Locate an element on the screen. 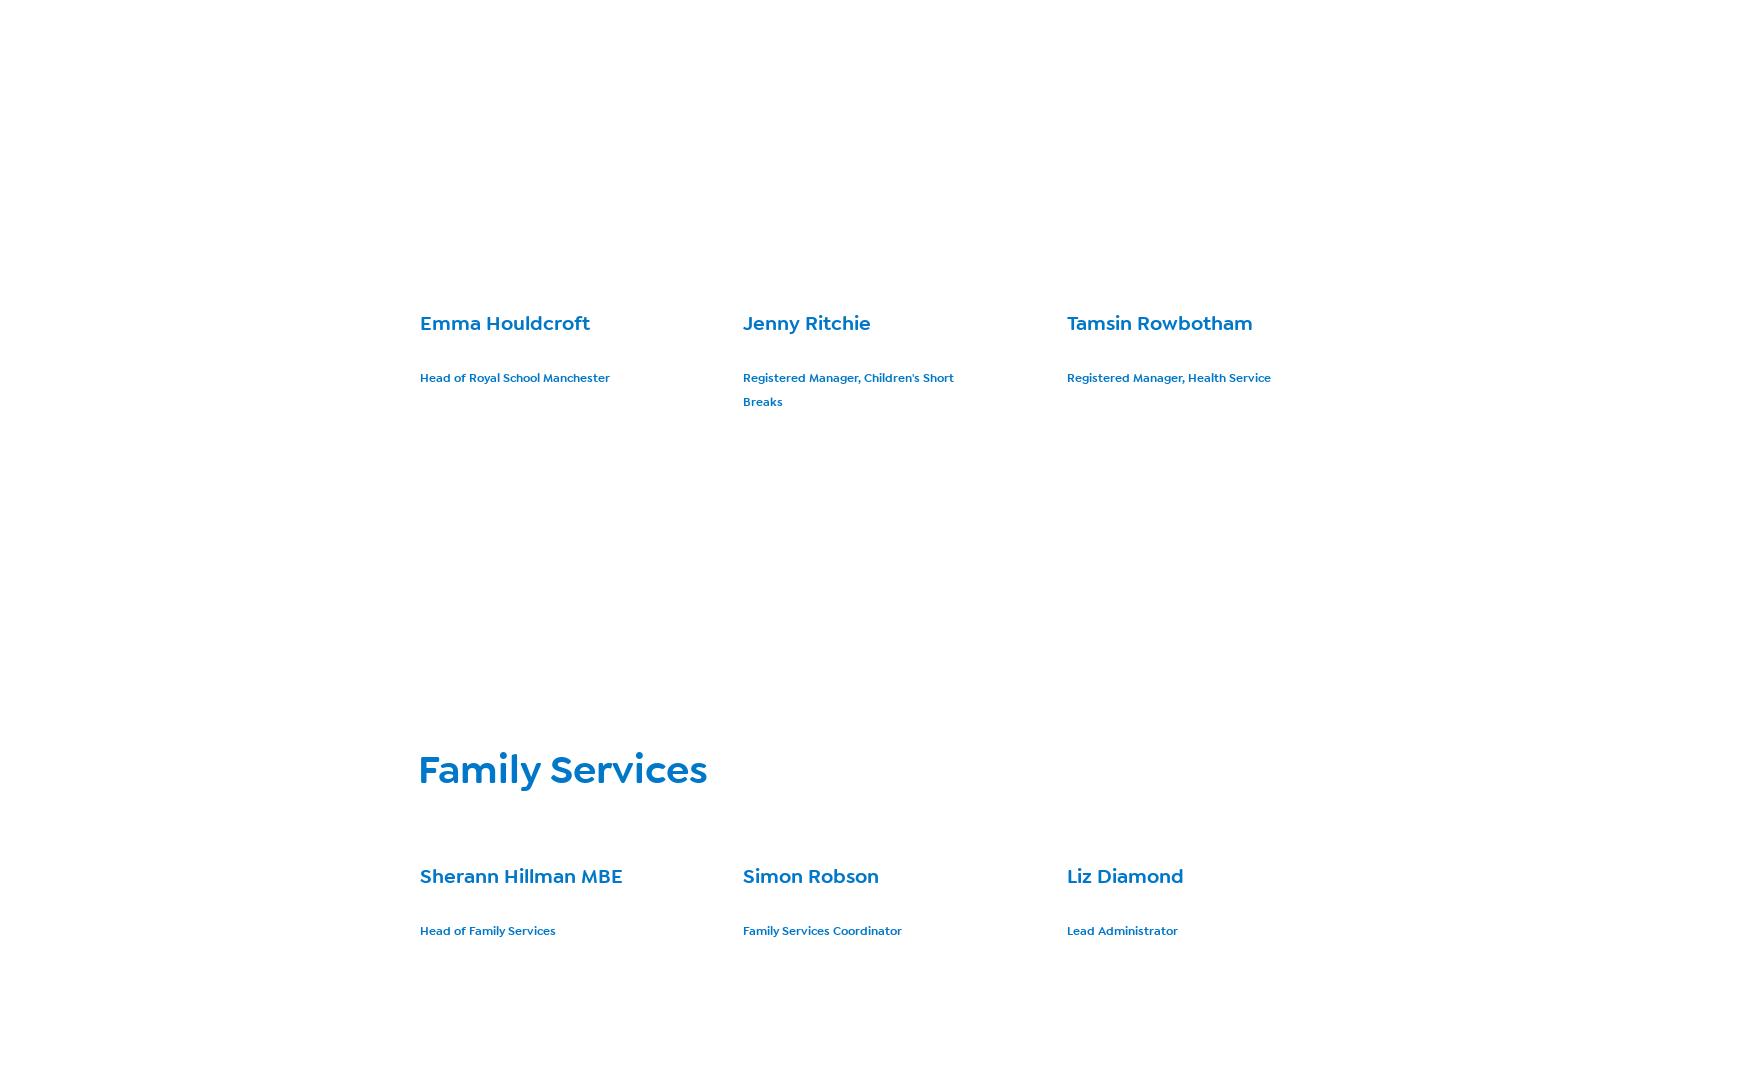 This screenshot has width=1750, height=1076. 'Lead Administrator' is located at coordinates (1065, 929).